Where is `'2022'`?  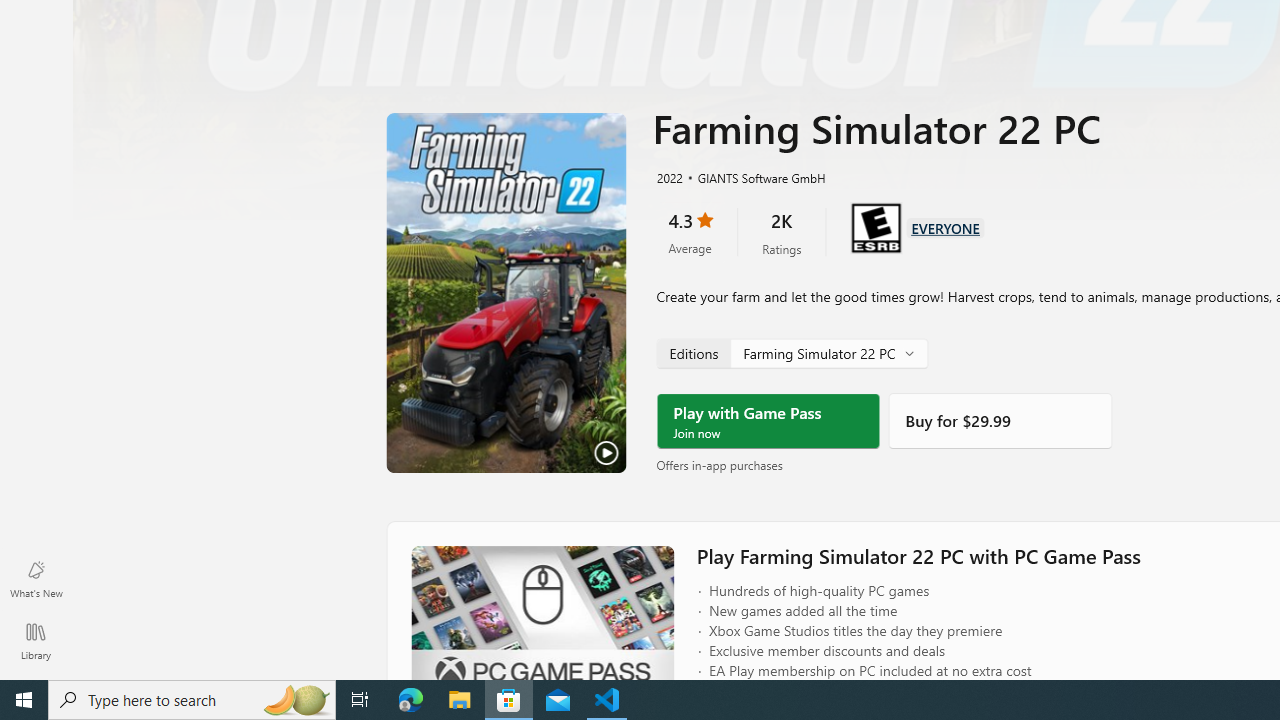 '2022' is located at coordinates (668, 176).